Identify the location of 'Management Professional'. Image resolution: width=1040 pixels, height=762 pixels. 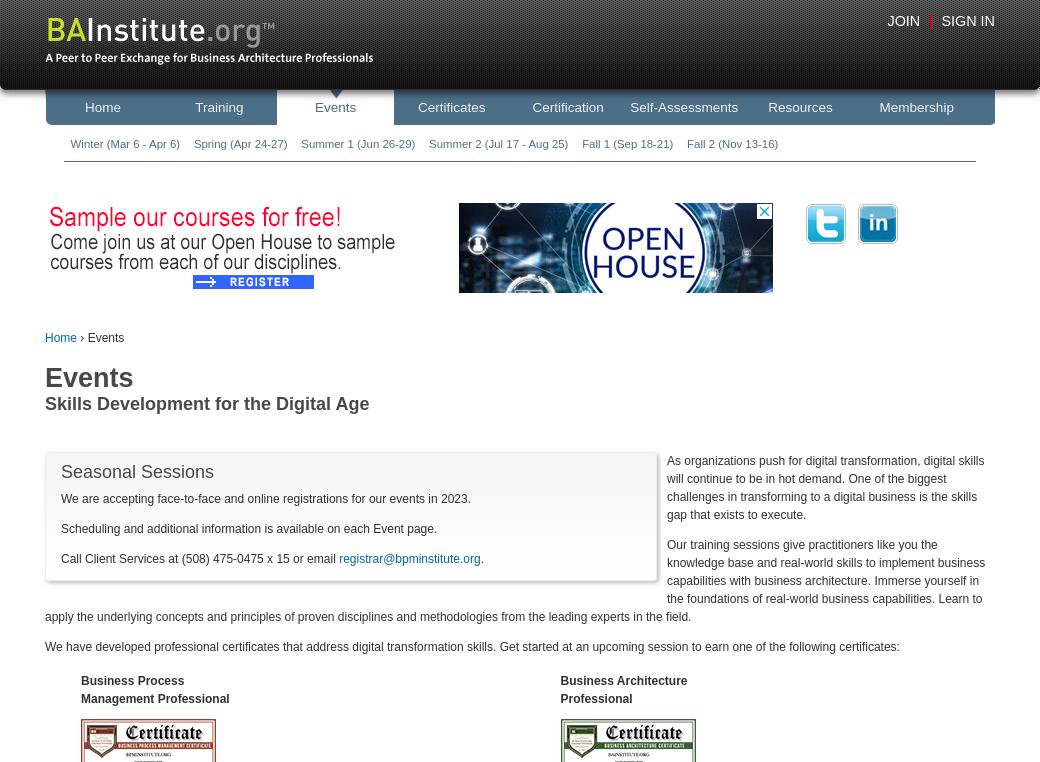
(80, 696).